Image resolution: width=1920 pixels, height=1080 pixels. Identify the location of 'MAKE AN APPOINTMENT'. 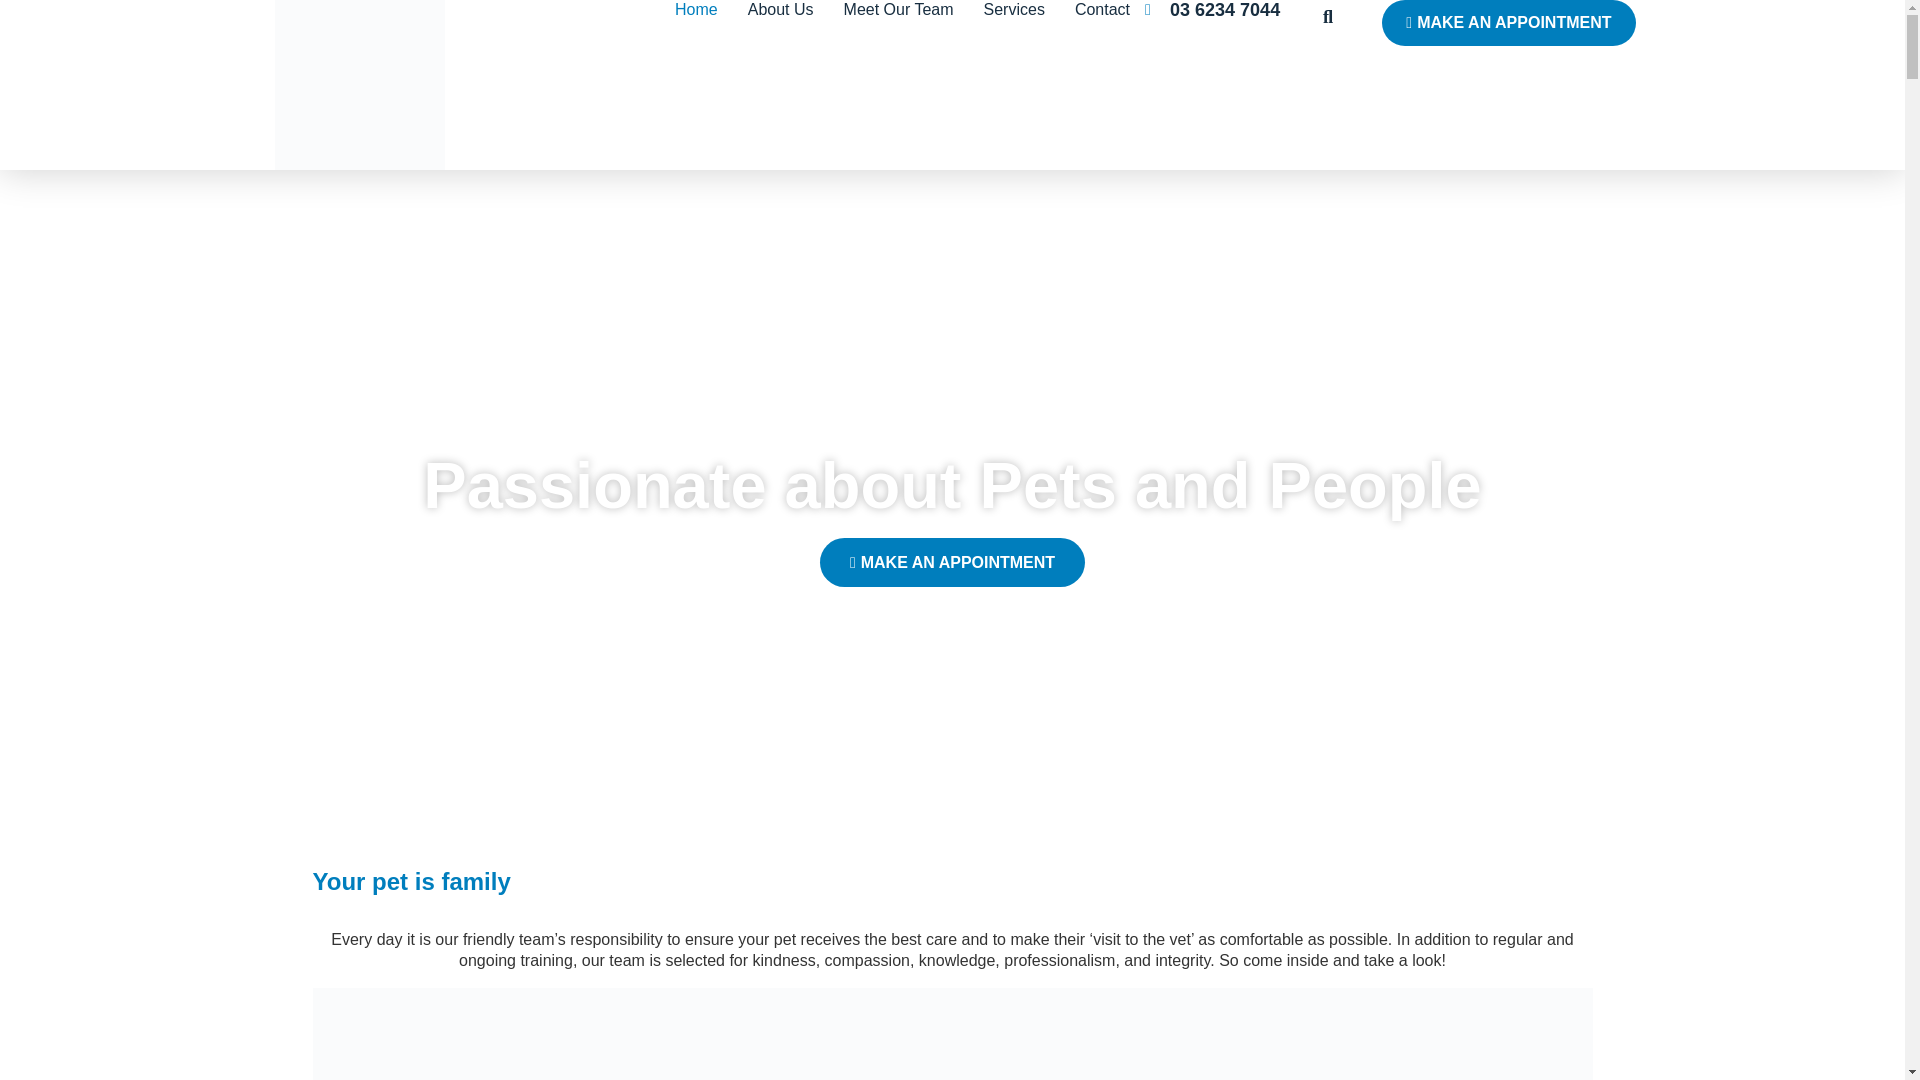
(820, 562).